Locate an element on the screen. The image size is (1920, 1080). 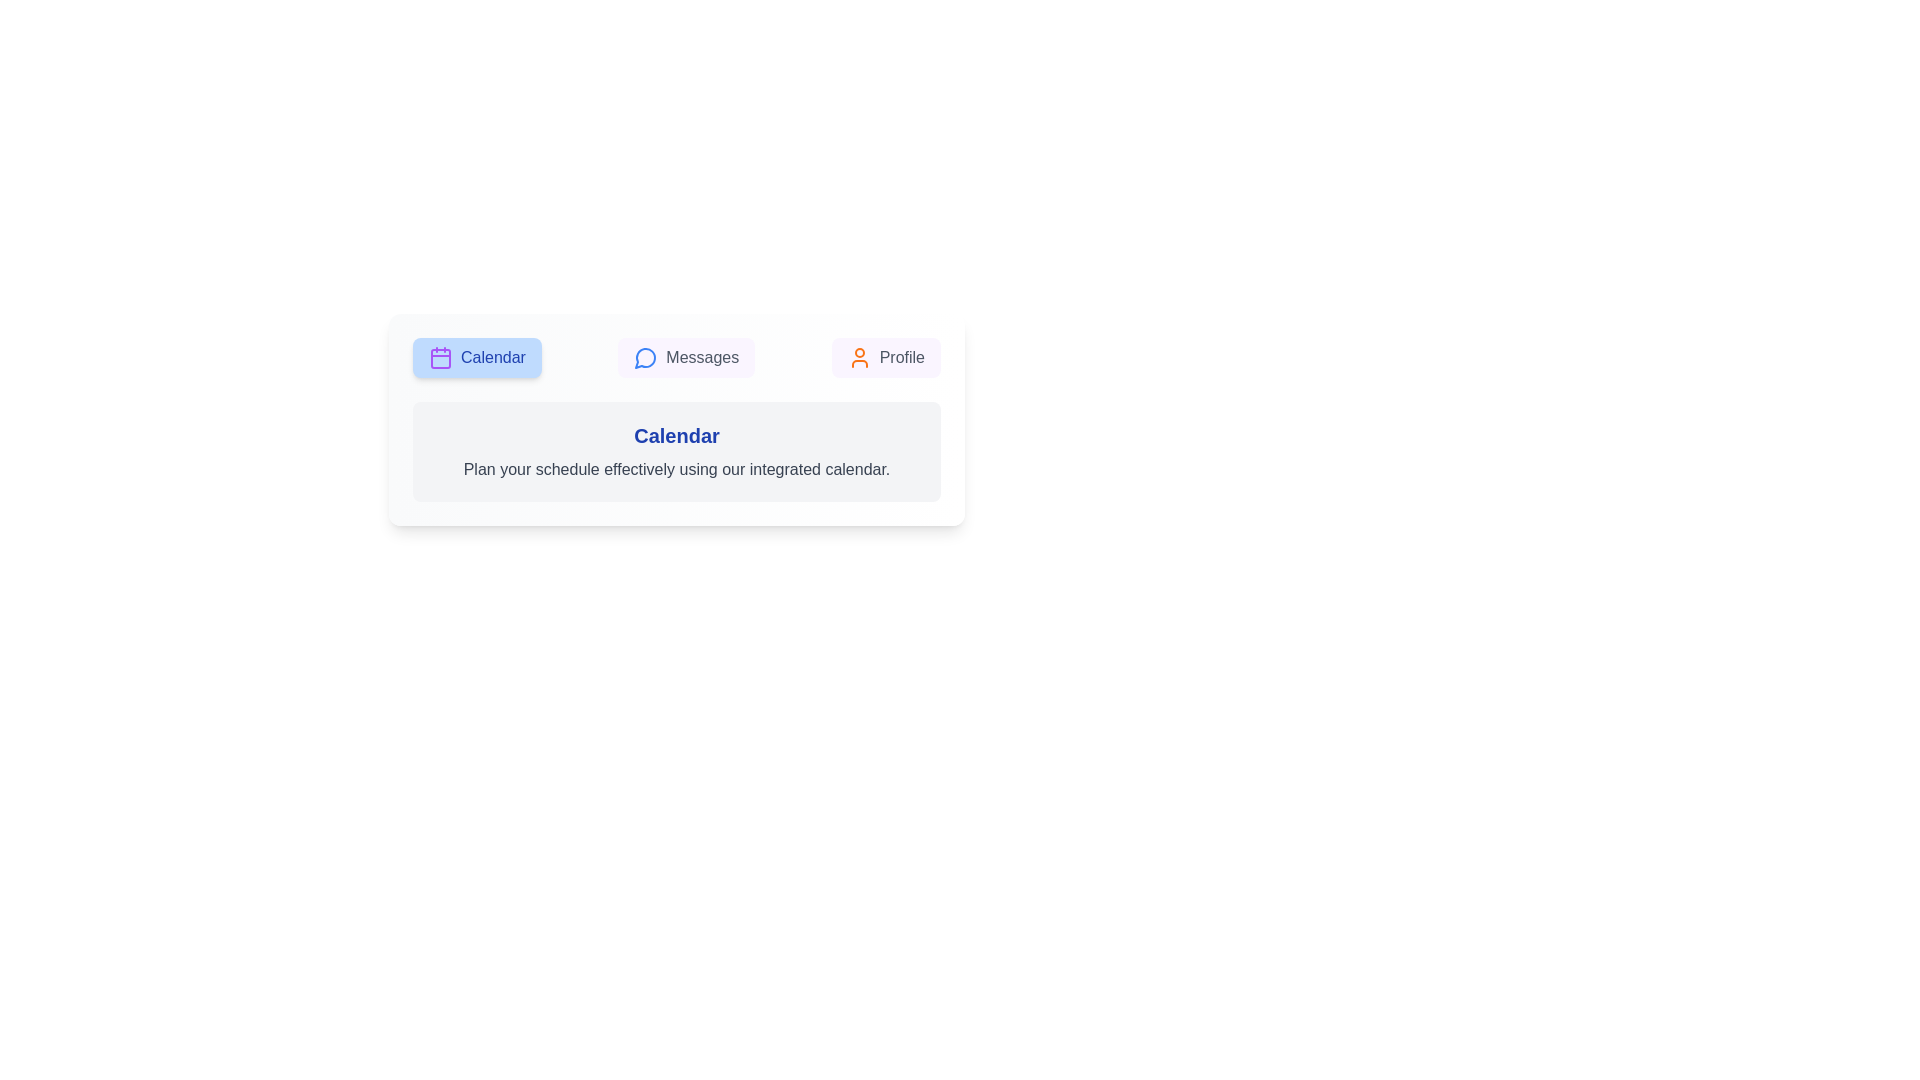
the tab with title Messages is located at coordinates (686, 357).